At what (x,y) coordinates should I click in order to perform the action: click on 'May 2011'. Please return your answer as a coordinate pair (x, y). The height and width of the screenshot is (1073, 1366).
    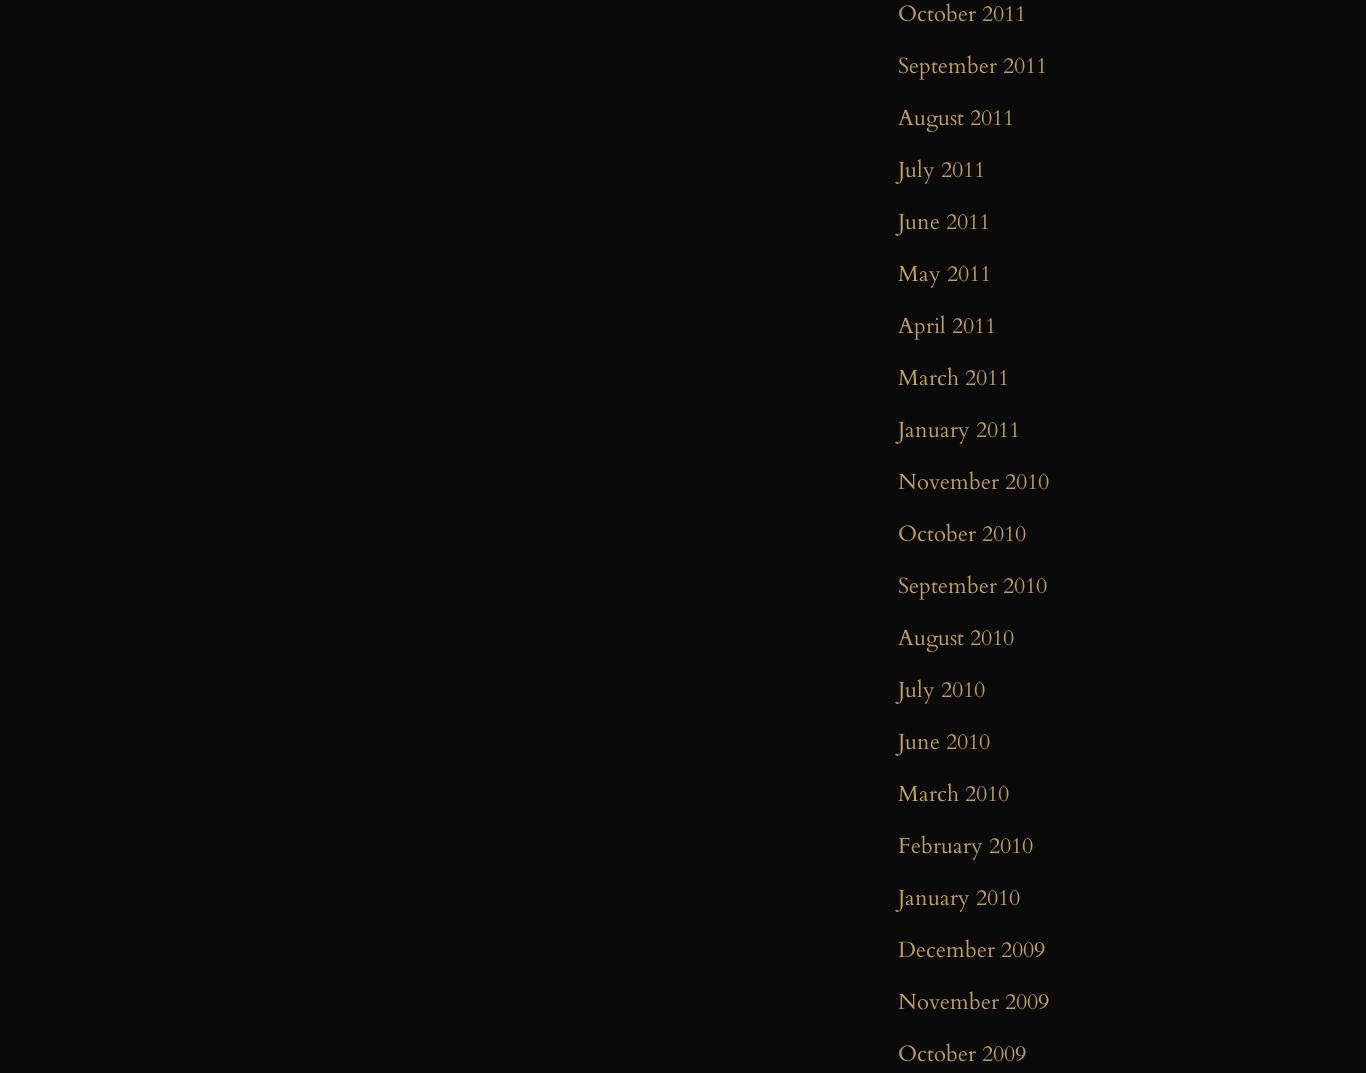
    Looking at the image, I should click on (944, 273).